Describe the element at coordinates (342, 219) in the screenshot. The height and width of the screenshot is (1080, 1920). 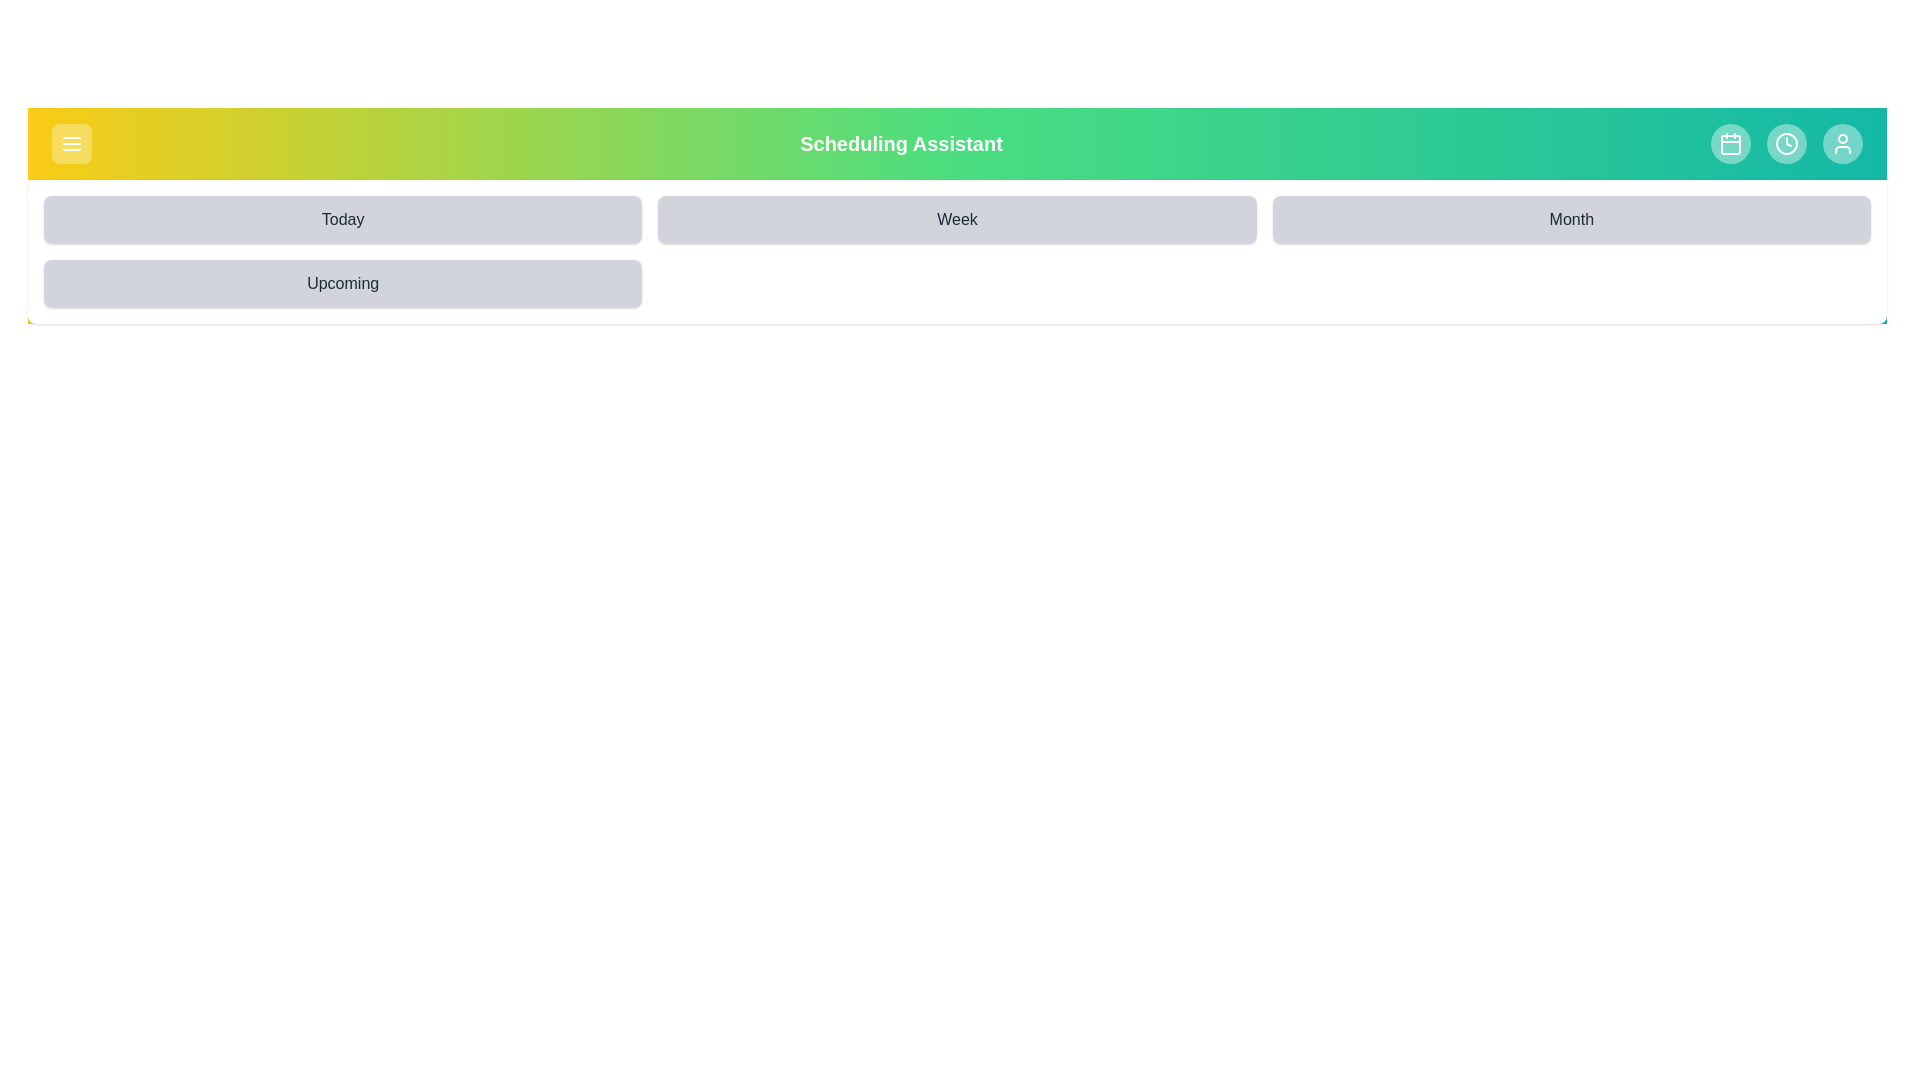
I see `the button corresponding to the selected time period: Today` at that location.